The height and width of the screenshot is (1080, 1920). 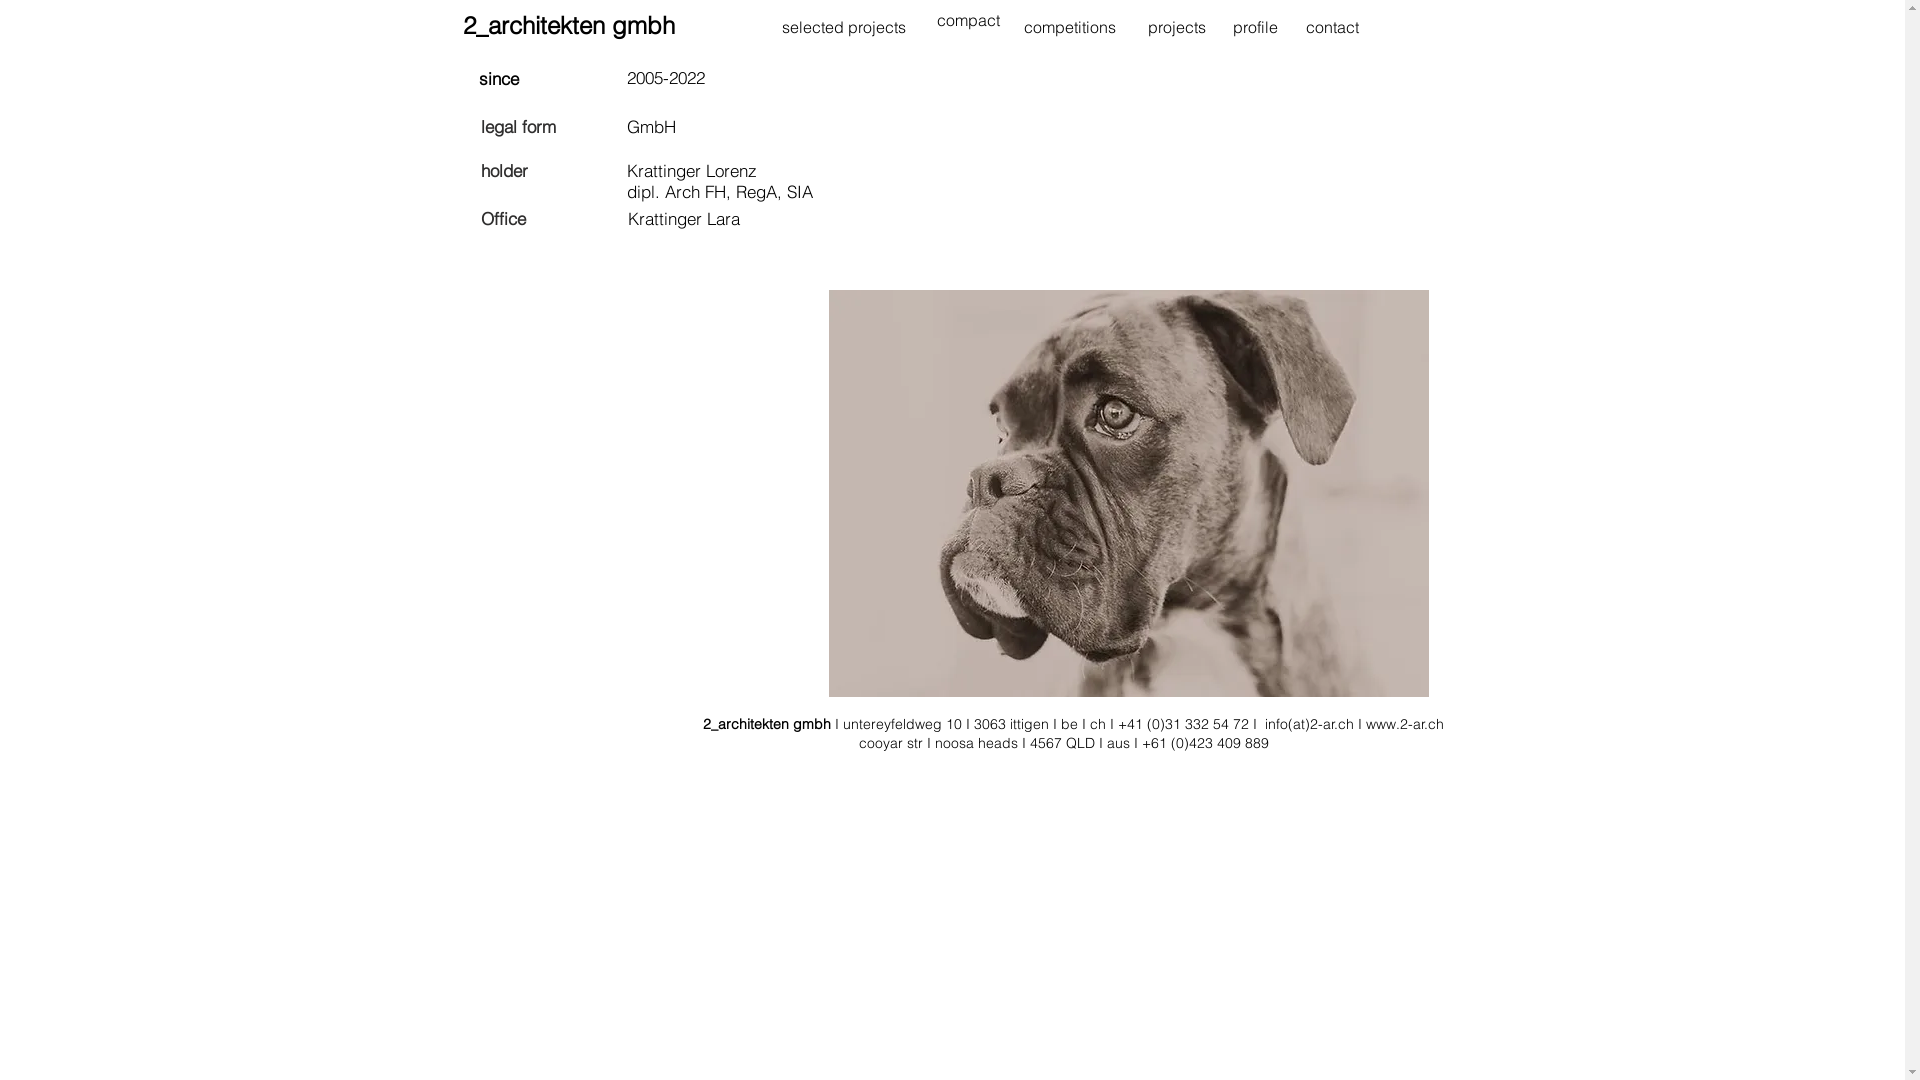 What do you see at coordinates (1332, 27) in the screenshot?
I see `'contact'` at bounding box center [1332, 27].